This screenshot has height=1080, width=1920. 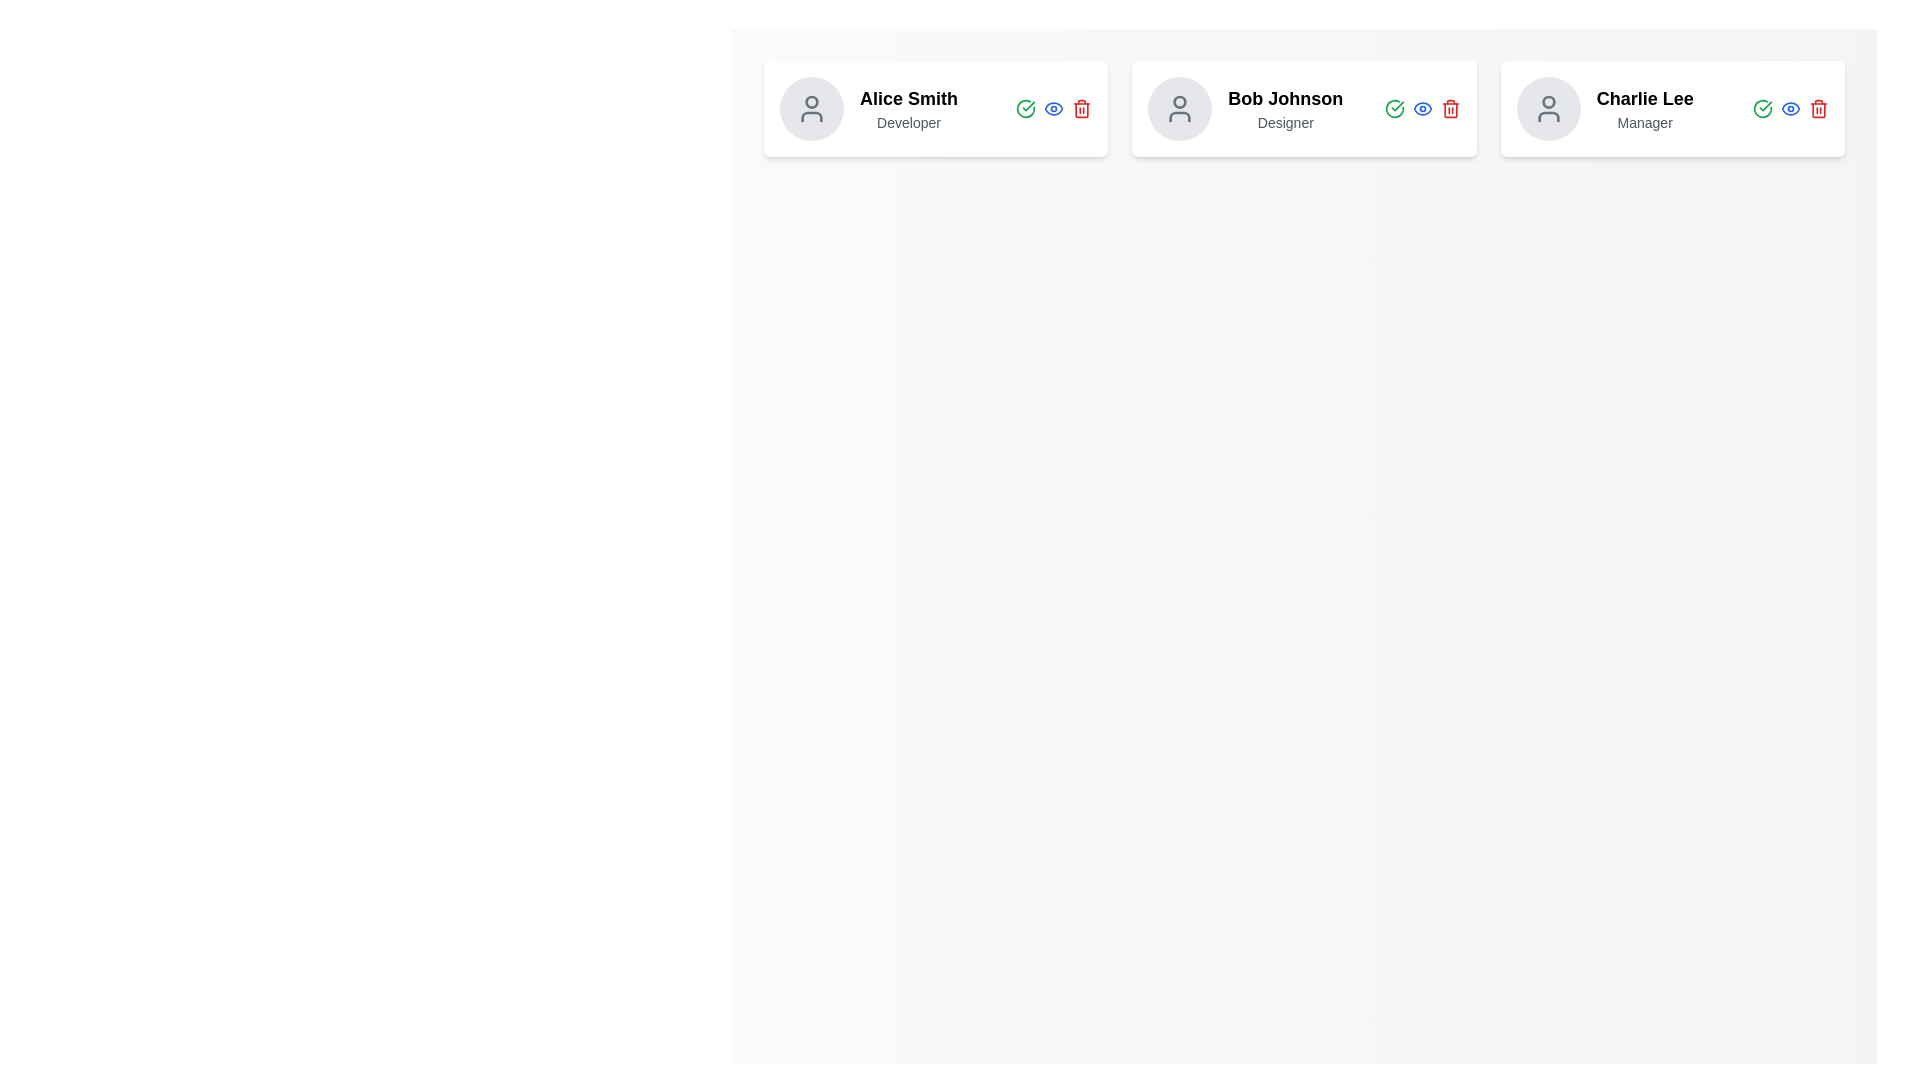 I want to click on displayed text from the text component showing the name 'Alice Smith' in bold and the title 'Developer' beneath it, so click(x=907, y=108).